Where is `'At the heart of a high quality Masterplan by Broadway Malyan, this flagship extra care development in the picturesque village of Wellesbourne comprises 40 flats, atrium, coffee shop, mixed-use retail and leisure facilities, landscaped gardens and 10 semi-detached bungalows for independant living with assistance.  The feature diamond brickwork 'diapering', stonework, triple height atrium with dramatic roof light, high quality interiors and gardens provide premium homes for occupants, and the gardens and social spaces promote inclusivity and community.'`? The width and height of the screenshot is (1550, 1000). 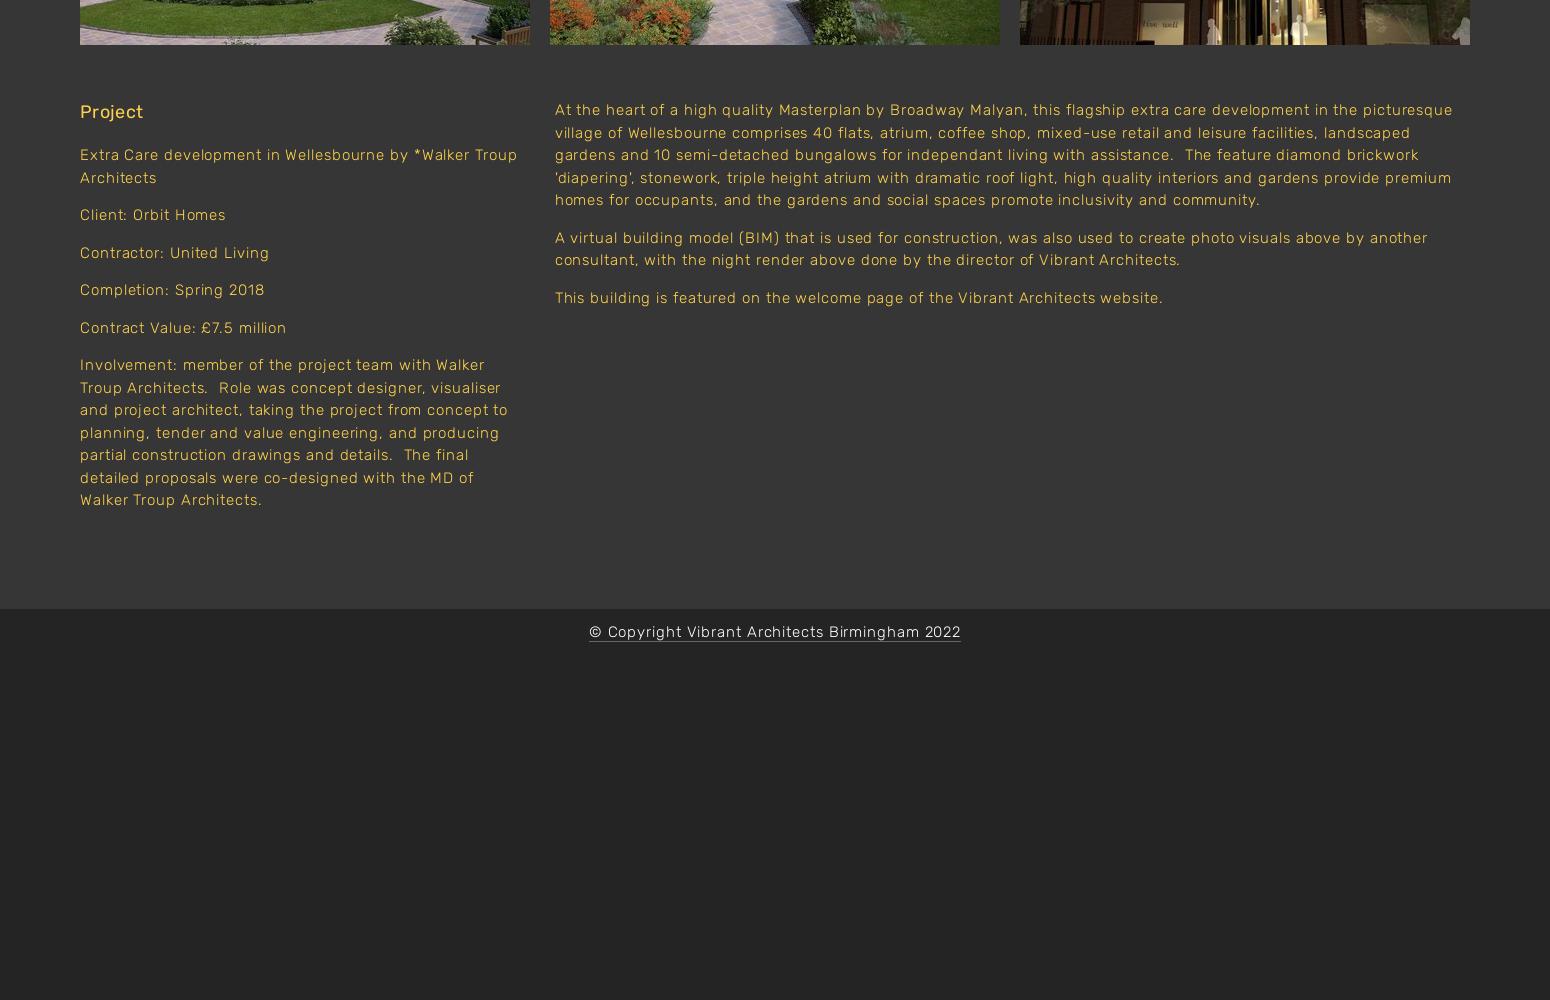 'At the heart of a high quality Masterplan by Broadway Malyan, this flagship extra care development in the picturesque village of Wellesbourne comprises 40 flats, atrium, coffee shop, mixed-use retail and leisure facilities, landscaped gardens and 10 semi-detached bungalows for independant living with assistance.  The feature diamond brickwork 'diapering', stonework, triple height atrium with dramatic roof light, high quality interiors and gardens provide premium homes for occupants, and the gardens and social spaces promote inclusivity and community.' is located at coordinates (1004, 155).